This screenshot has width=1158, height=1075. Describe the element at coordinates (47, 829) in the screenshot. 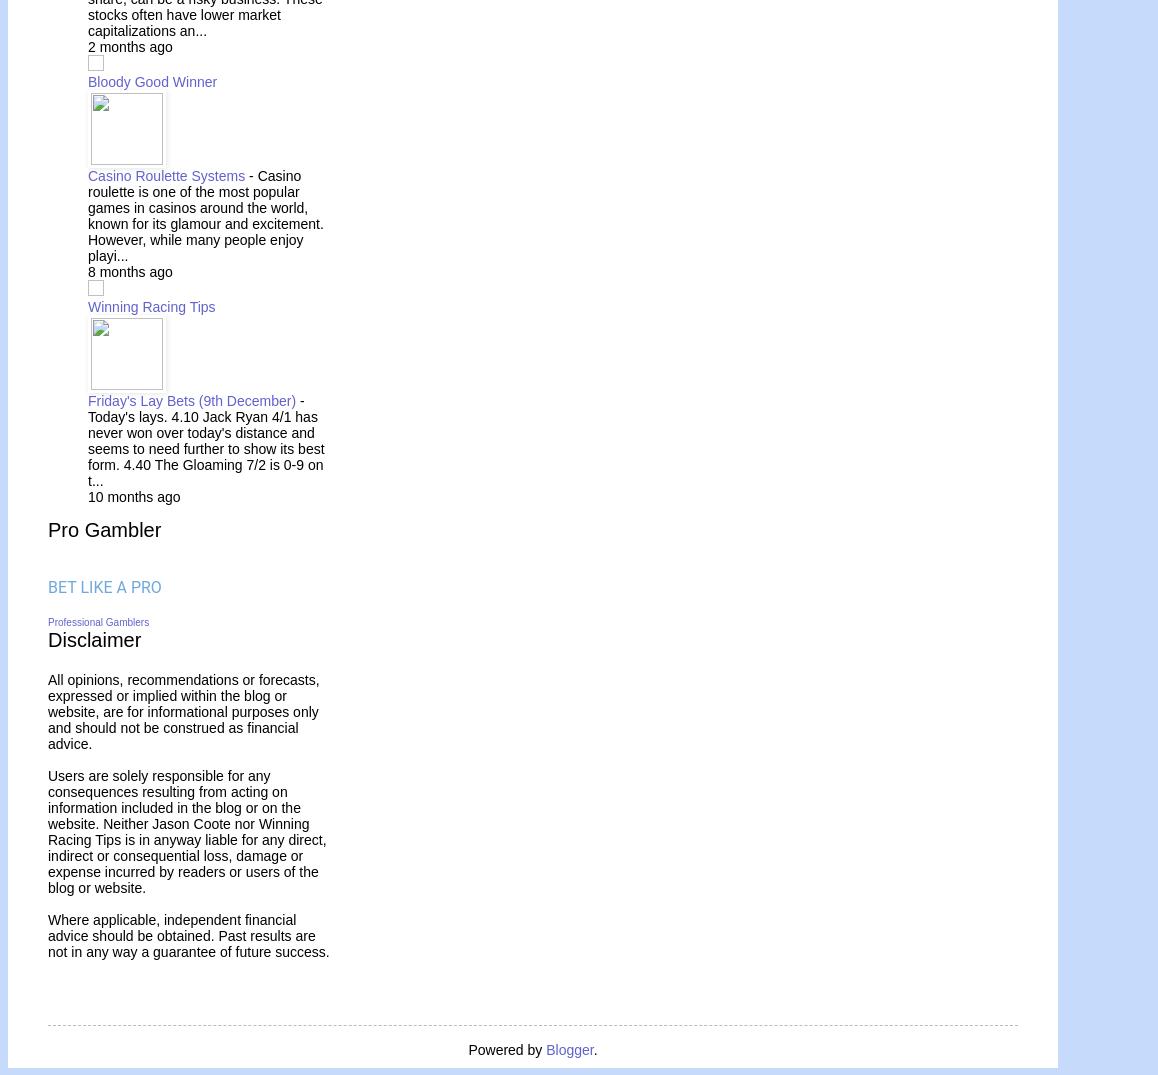

I see `'Users are solely responsible for any consequences resulting from acting on information included in the blog or on the website. Neither Jason Coote nor Winning Racing Tips is in anyway liable for any direct, indirect or consequential loss, damage or expense incurred by readers or users of the blog or website.'` at that location.